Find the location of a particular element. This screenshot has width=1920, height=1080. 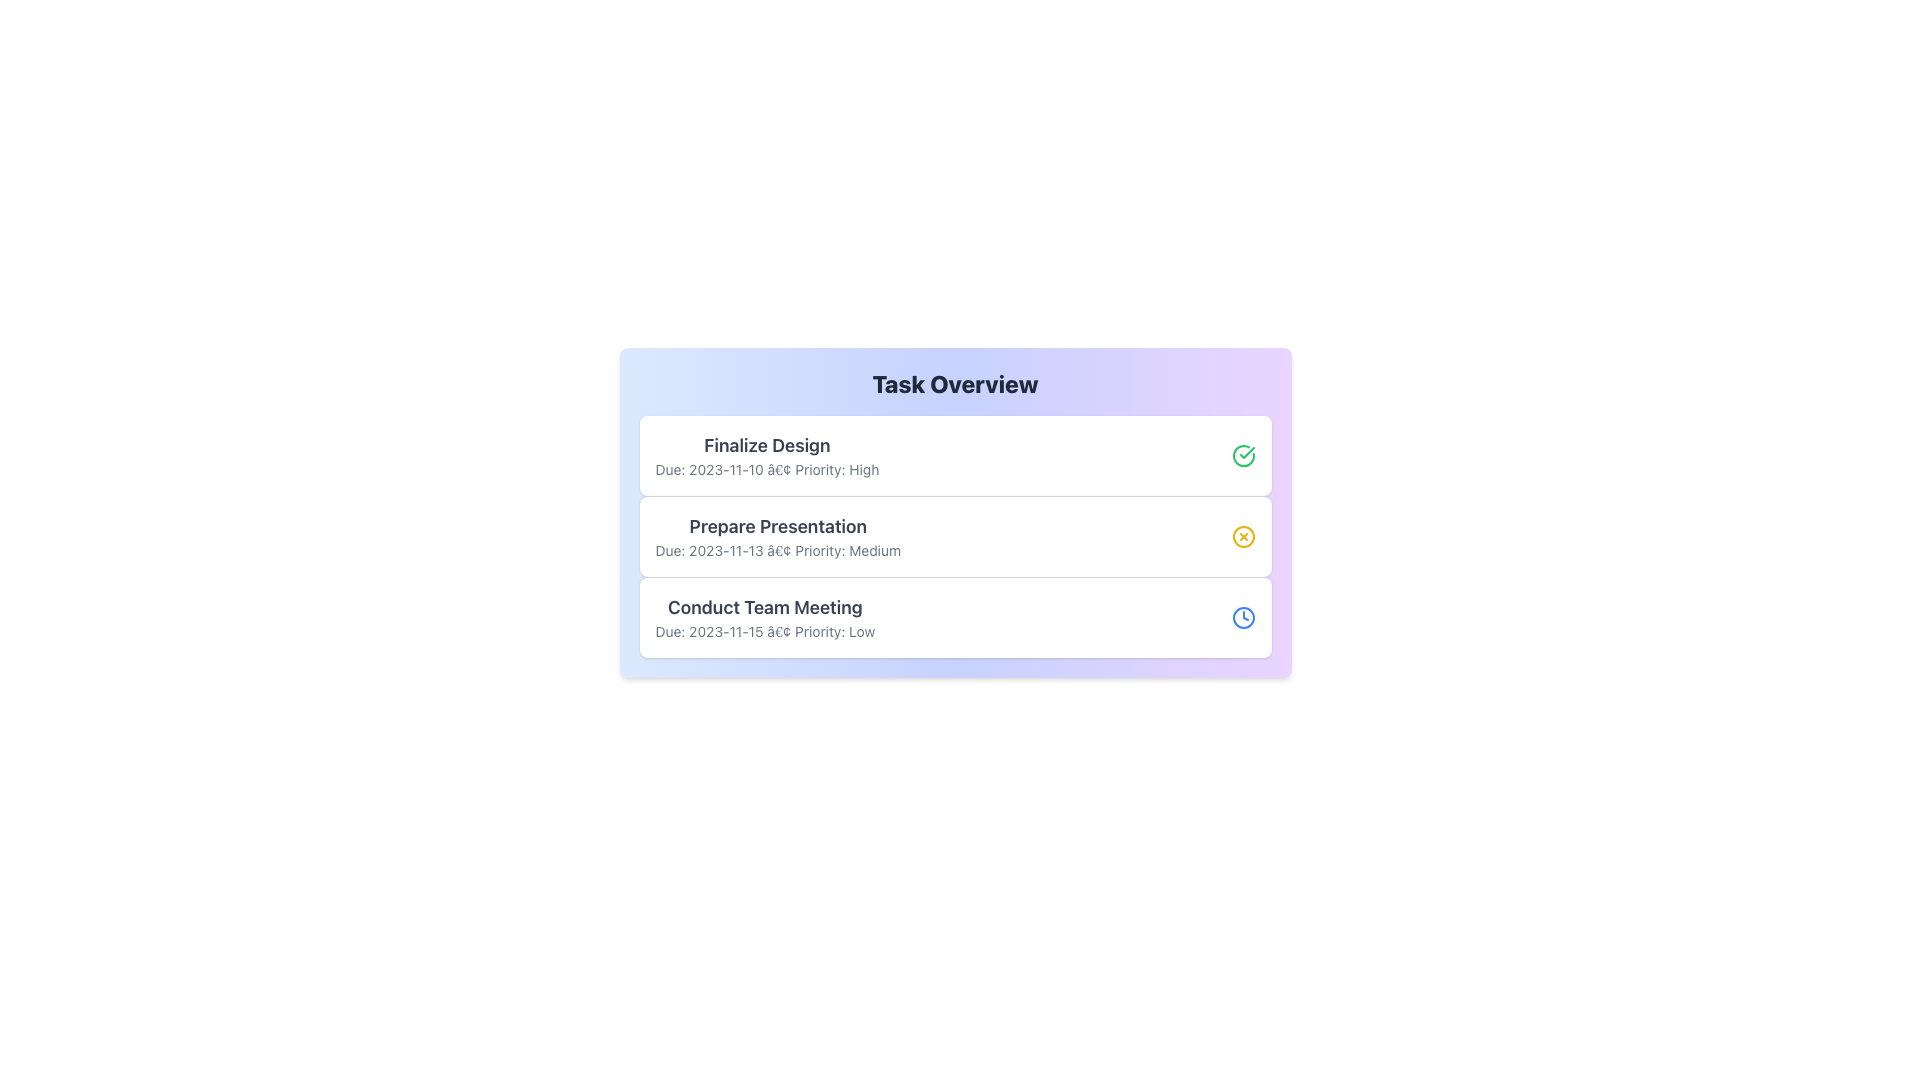

the static text label that contains the text 'Conduct Team Meeting', which is styled in bold and larger font, positioned above the due date and priority details in the task list entry is located at coordinates (764, 607).